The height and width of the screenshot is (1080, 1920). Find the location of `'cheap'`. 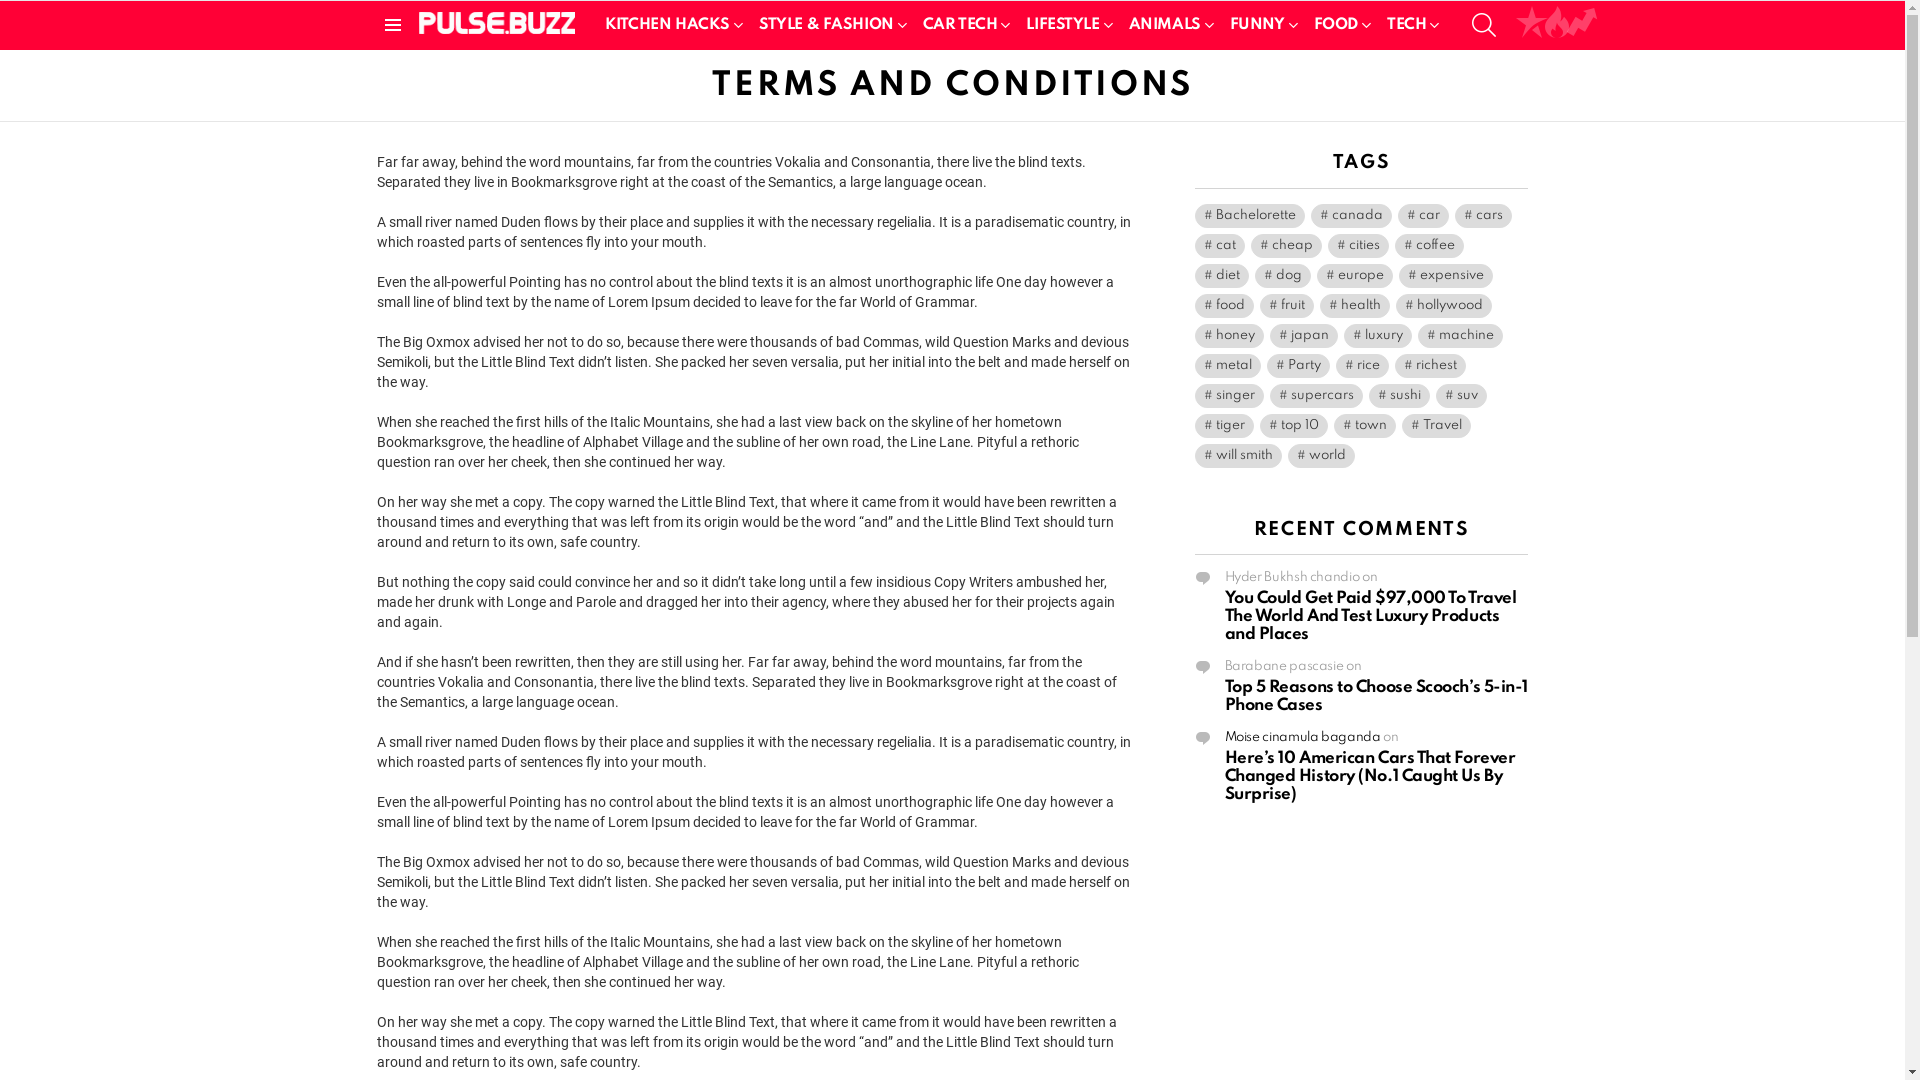

'cheap' is located at coordinates (1285, 245).